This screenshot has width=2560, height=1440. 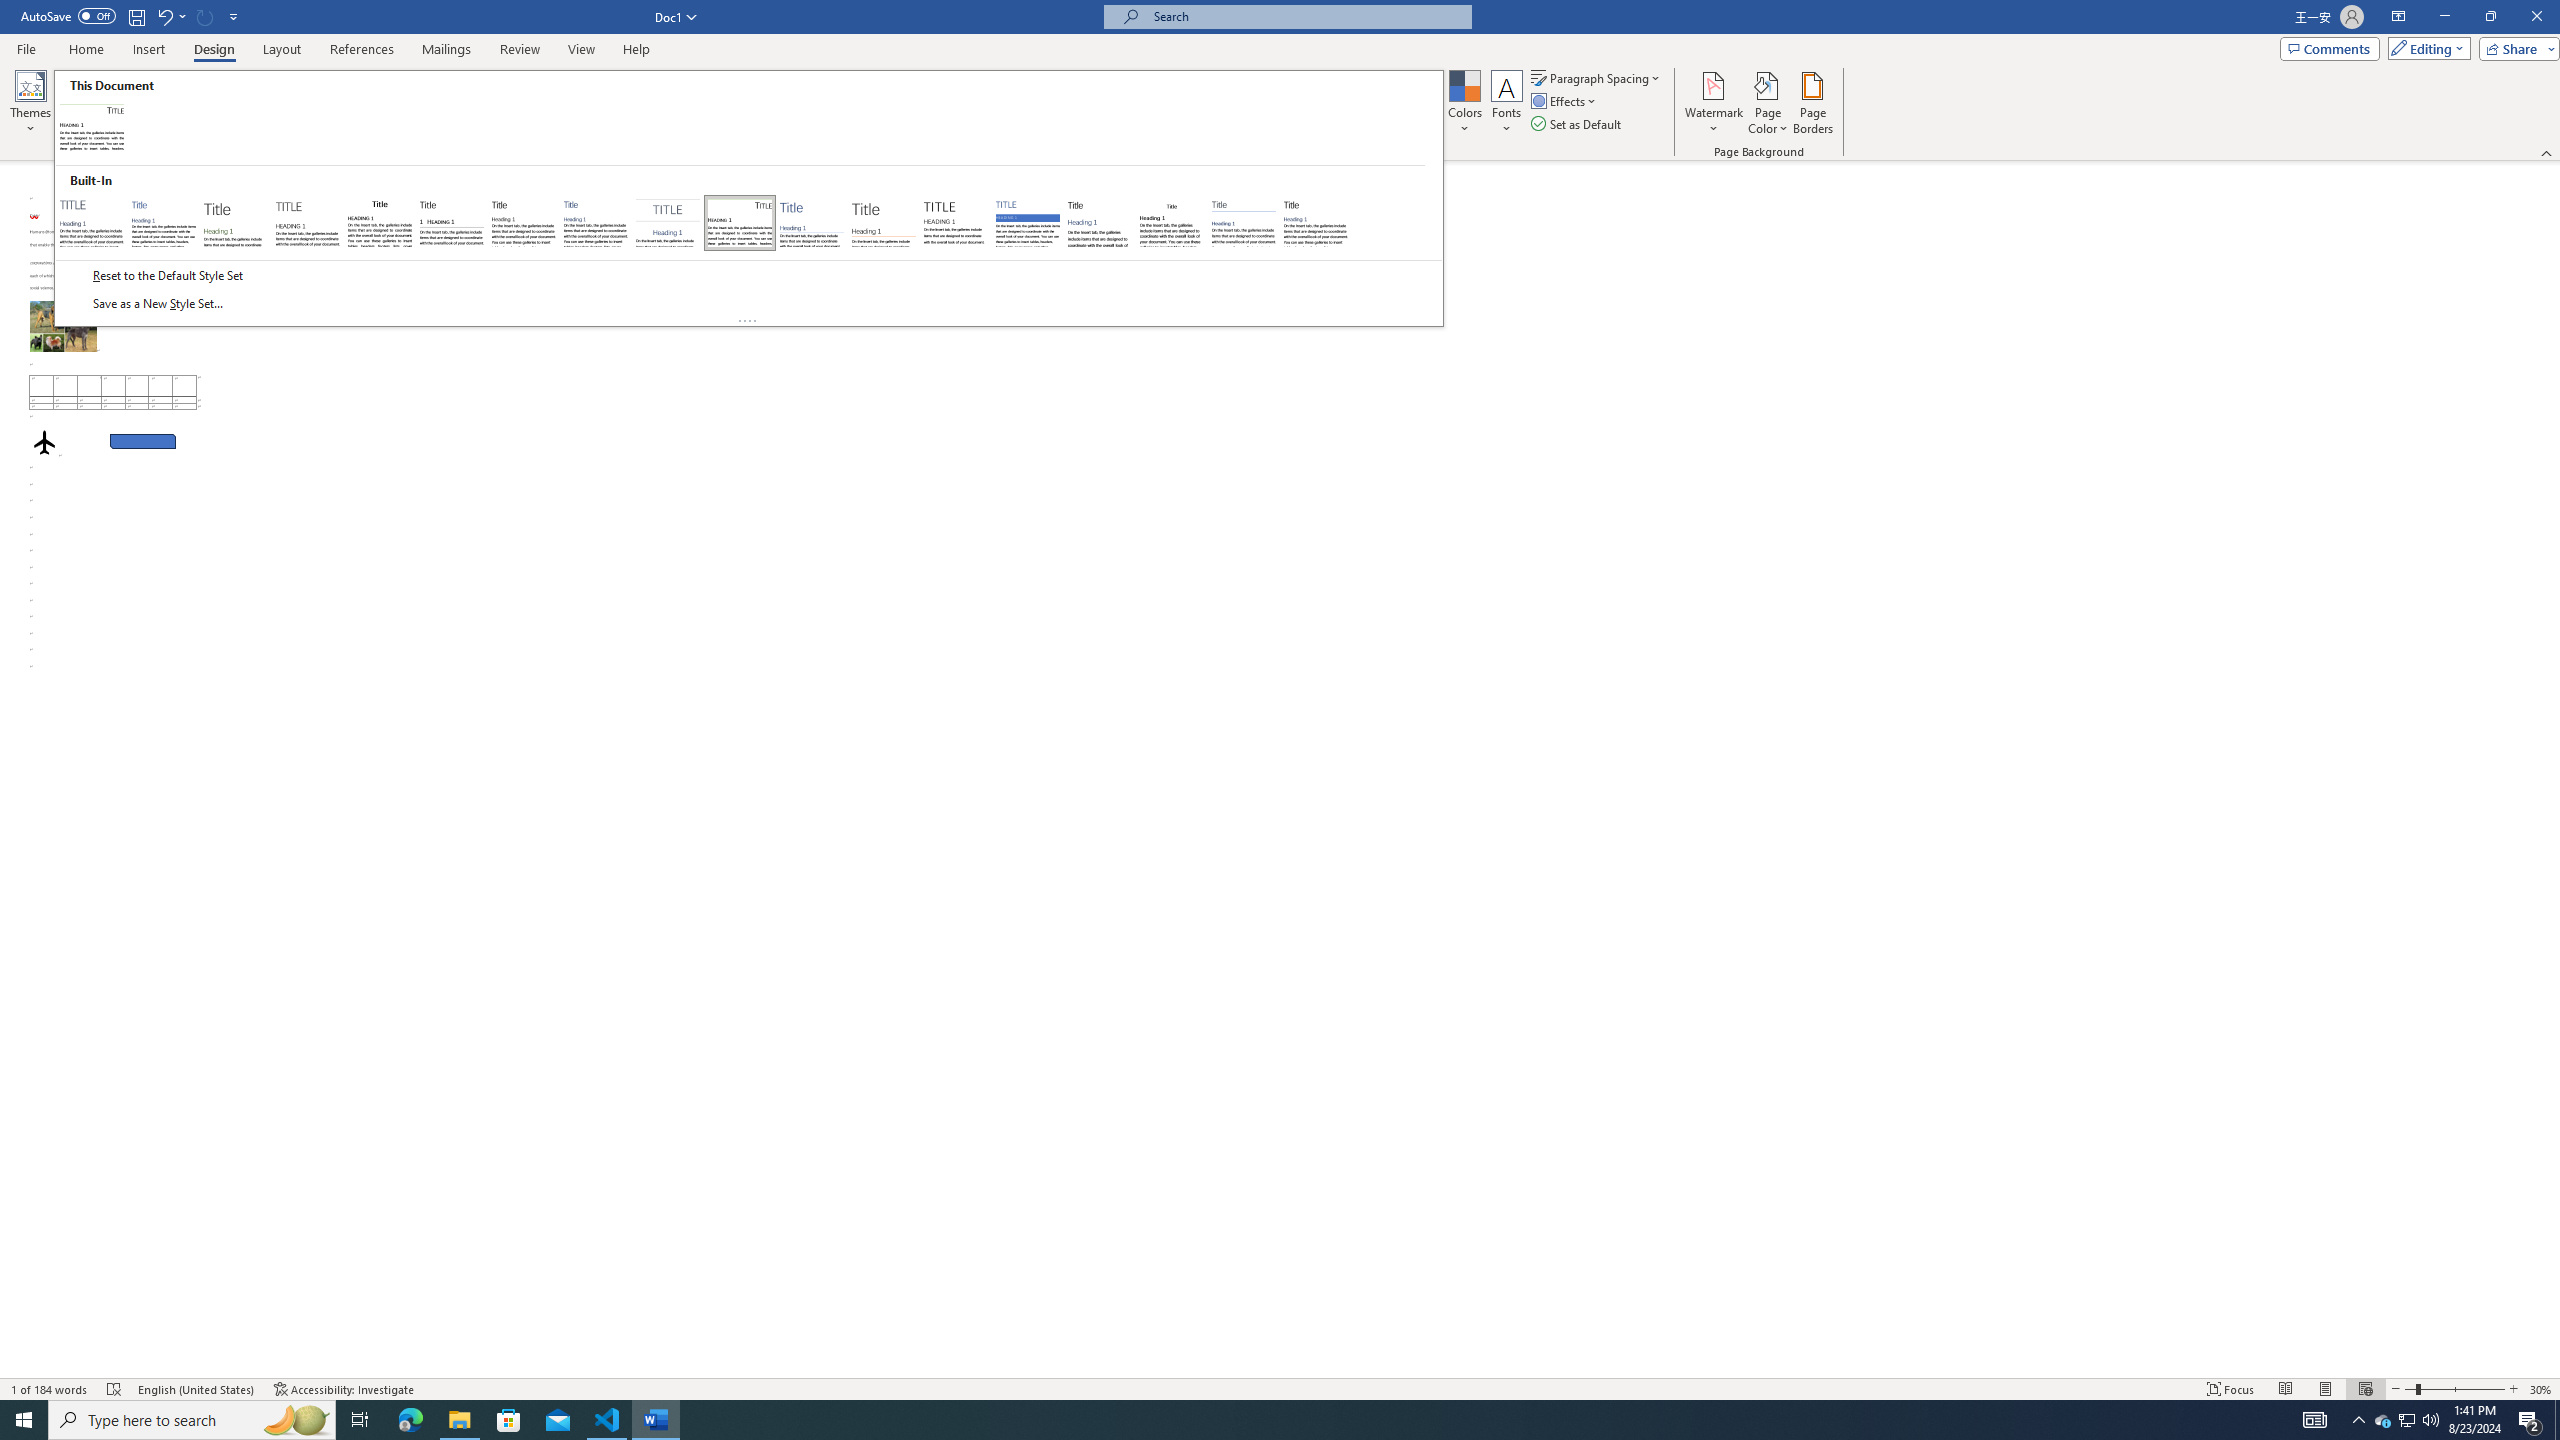 What do you see at coordinates (656, 1418) in the screenshot?
I see `'Word - 1 running window'` at bounding box center [656, 1418].